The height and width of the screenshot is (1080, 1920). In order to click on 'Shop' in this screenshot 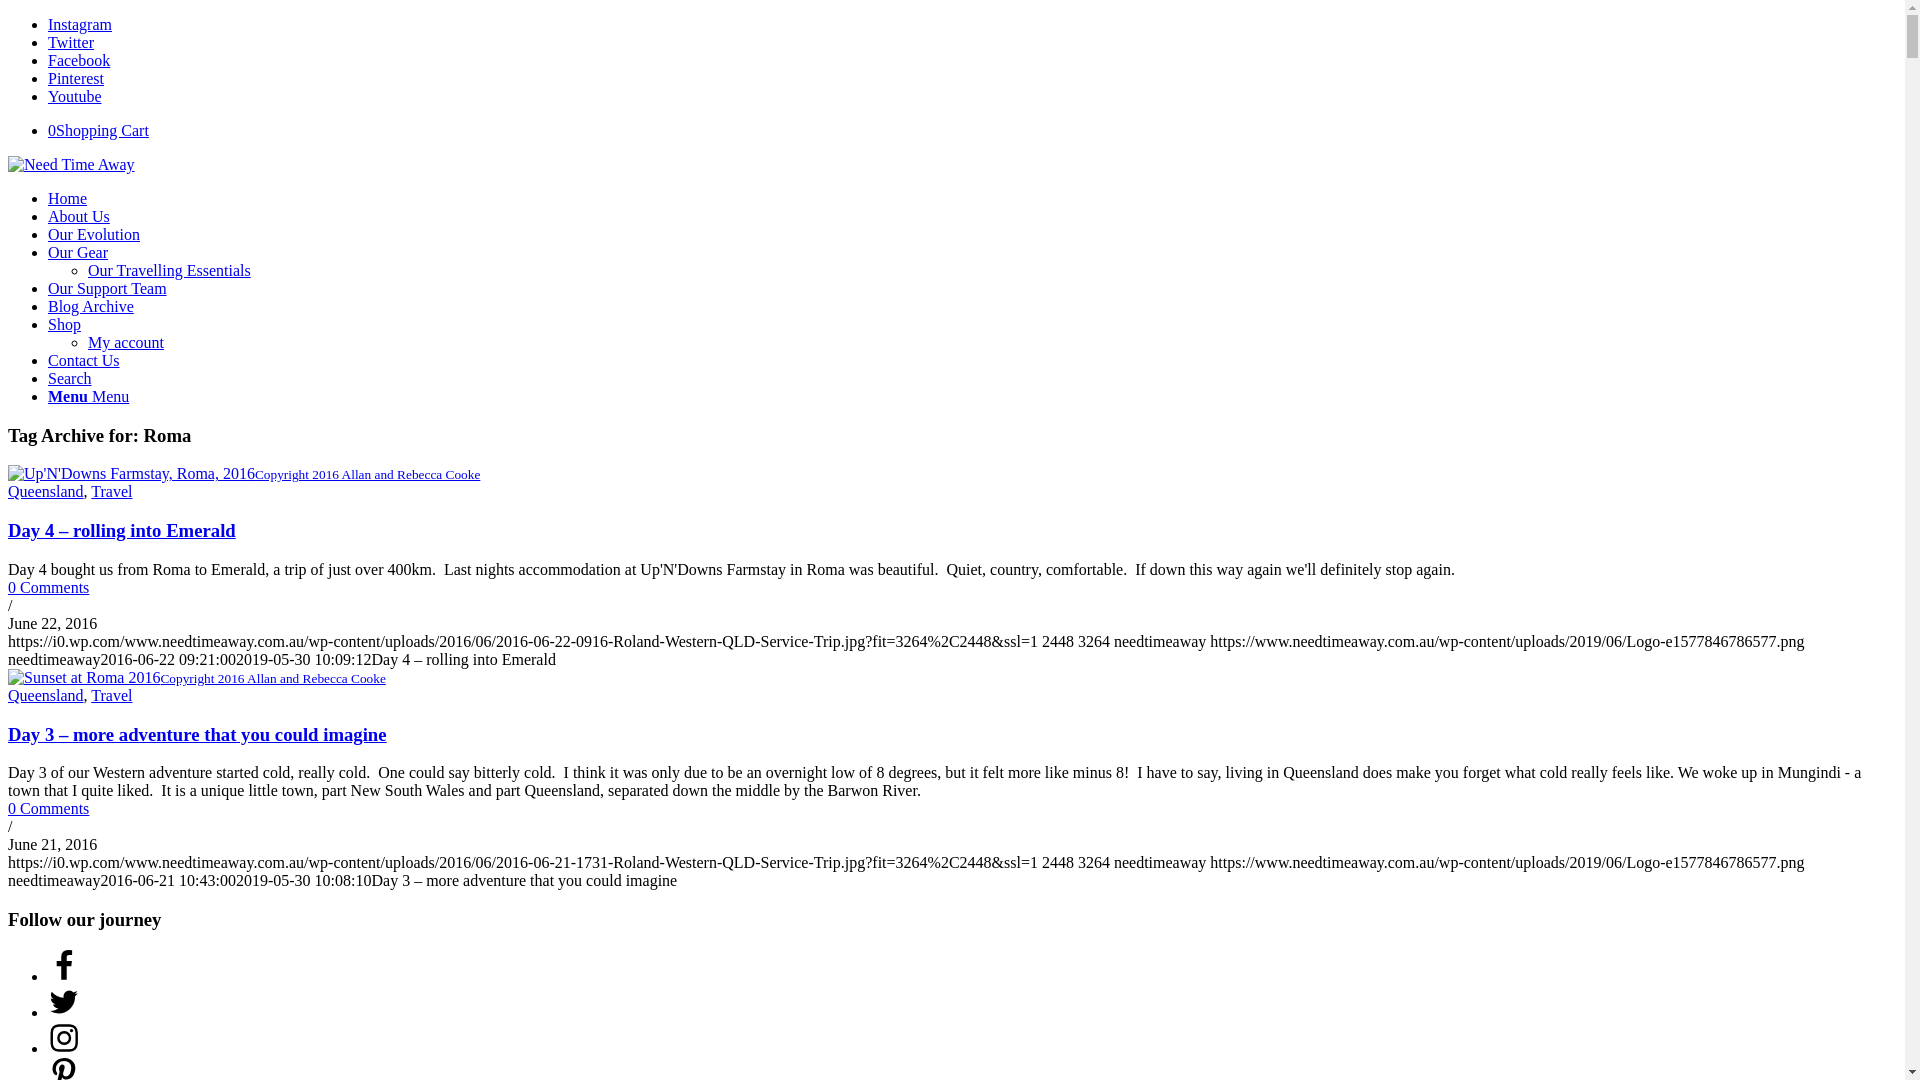, I will do `click(64, 323)`.